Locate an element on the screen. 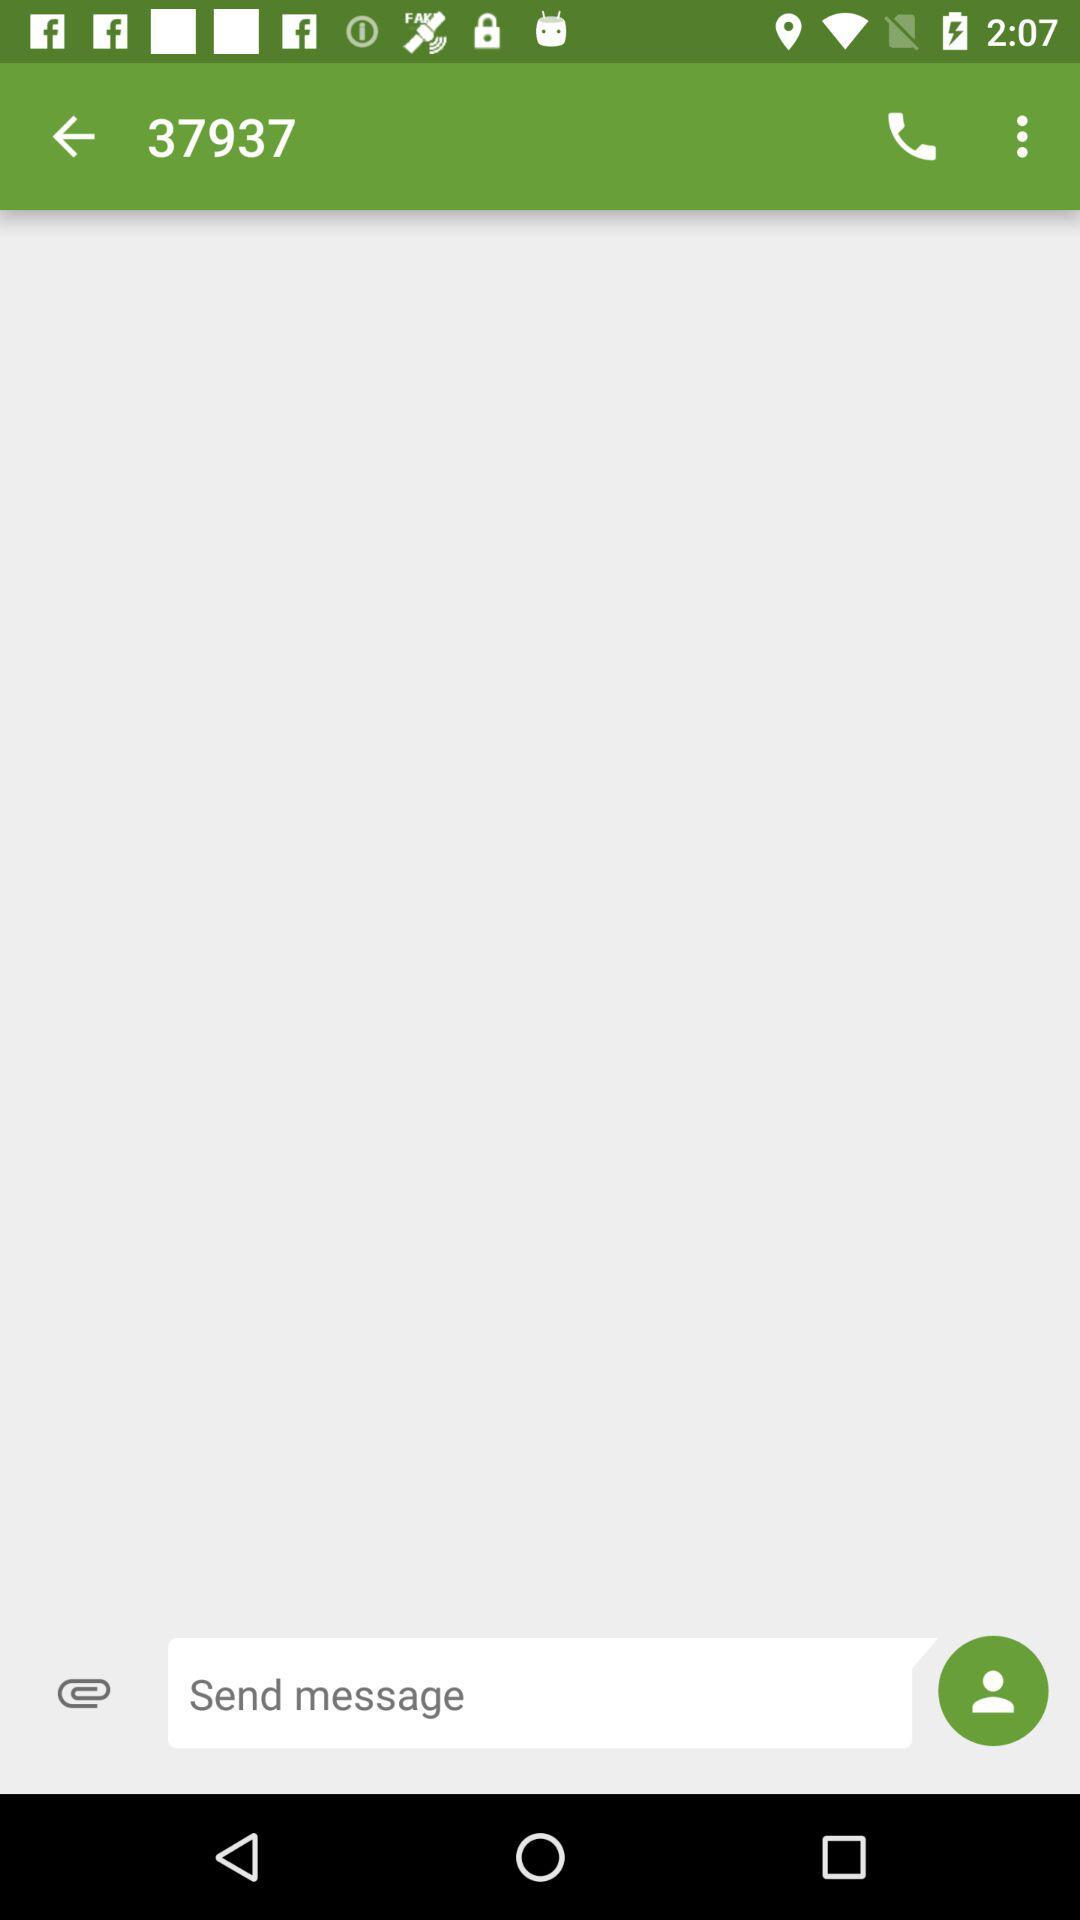  the attach_file icon is located at coordinates (83, 1692).